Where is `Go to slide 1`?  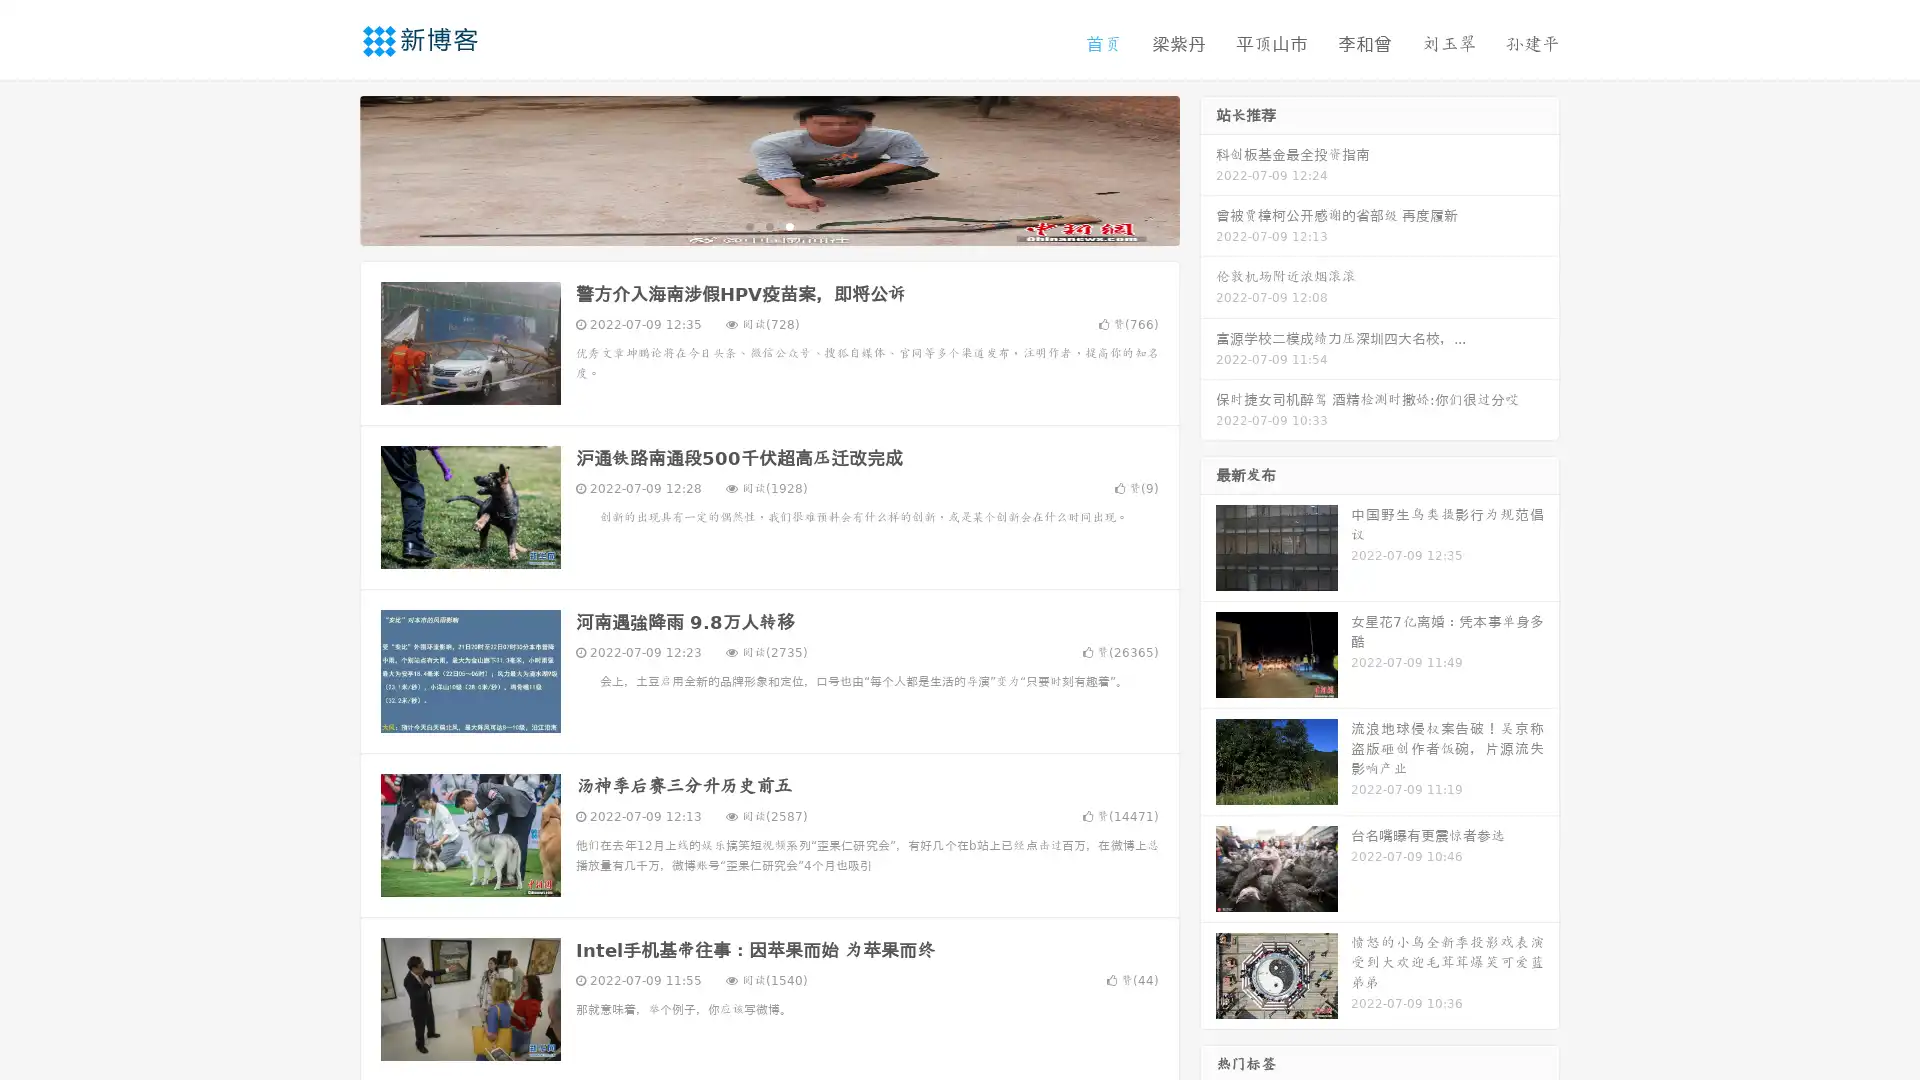 Go to slide 1 is located at coordinates (748, 225).